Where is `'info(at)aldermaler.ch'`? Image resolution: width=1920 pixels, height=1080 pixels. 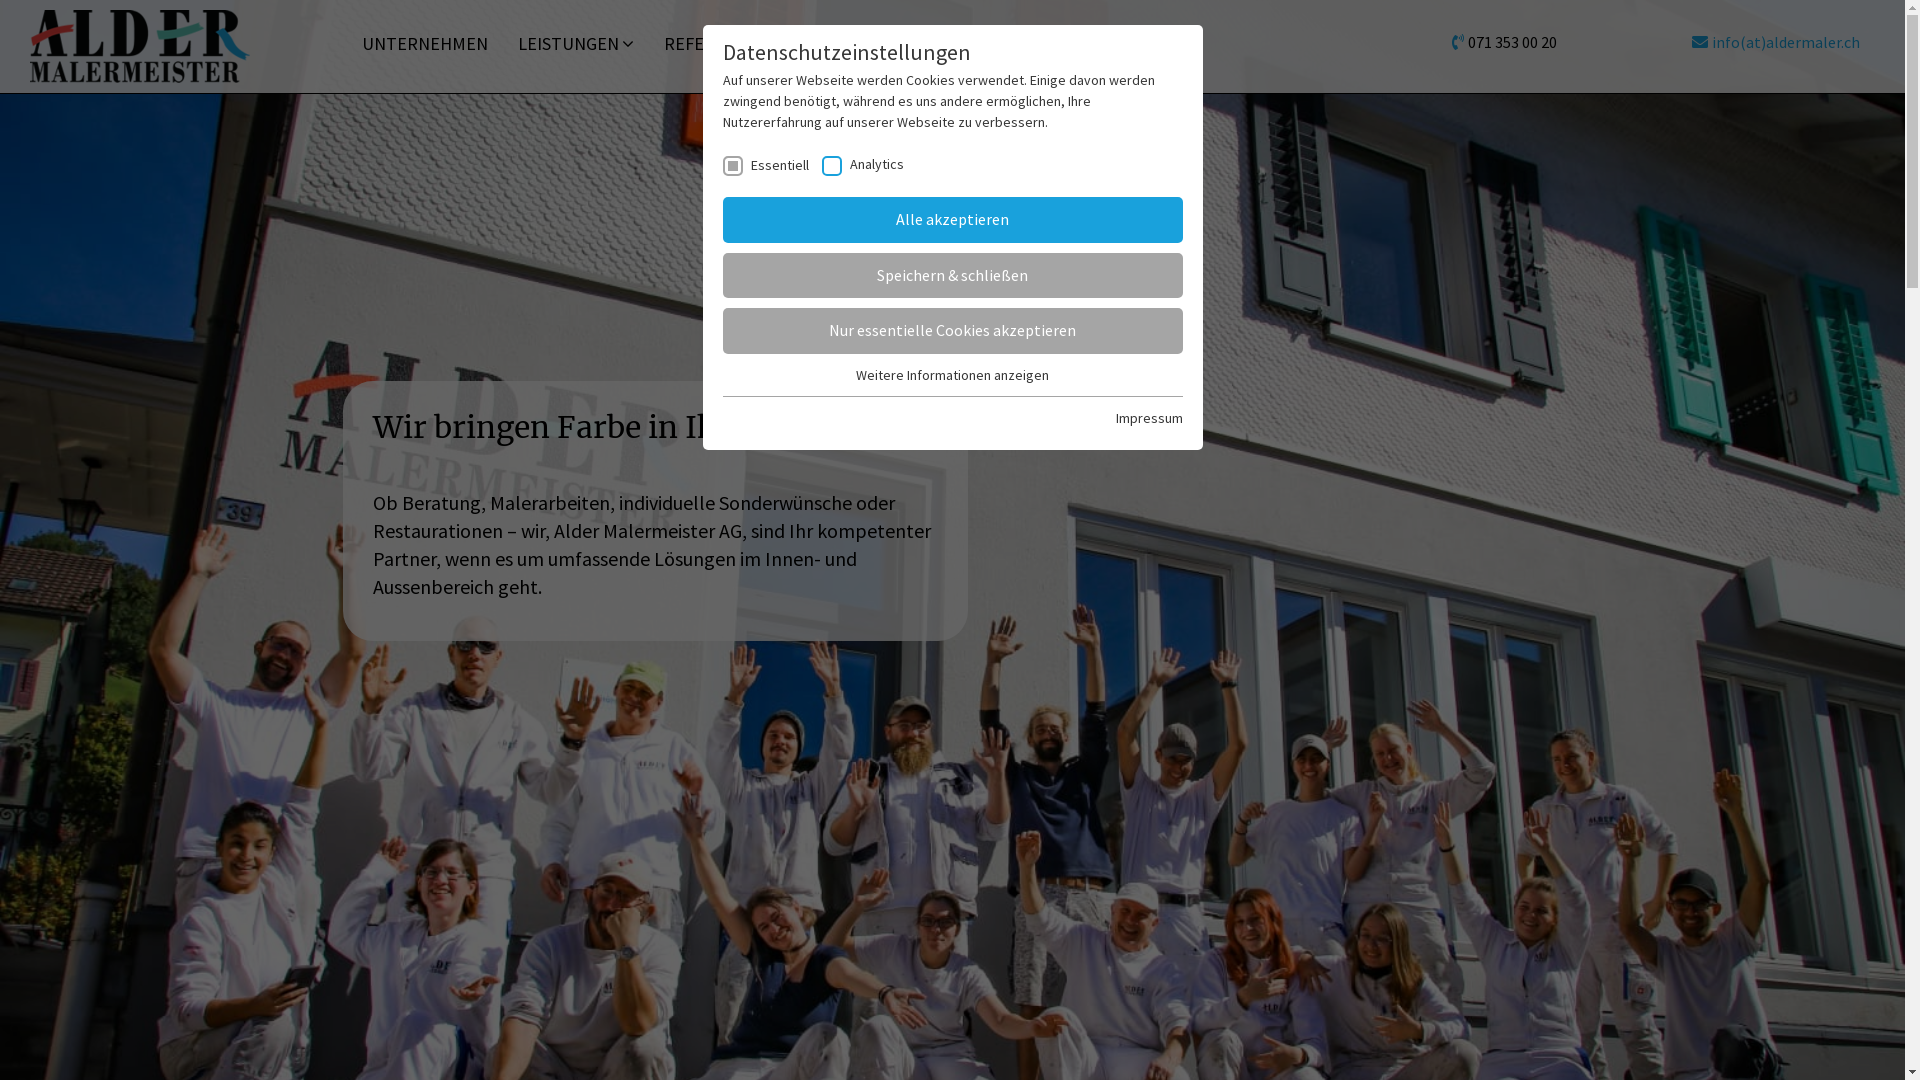
'info(at)aldermaler.ch' is located at coordinates (1785, 42).